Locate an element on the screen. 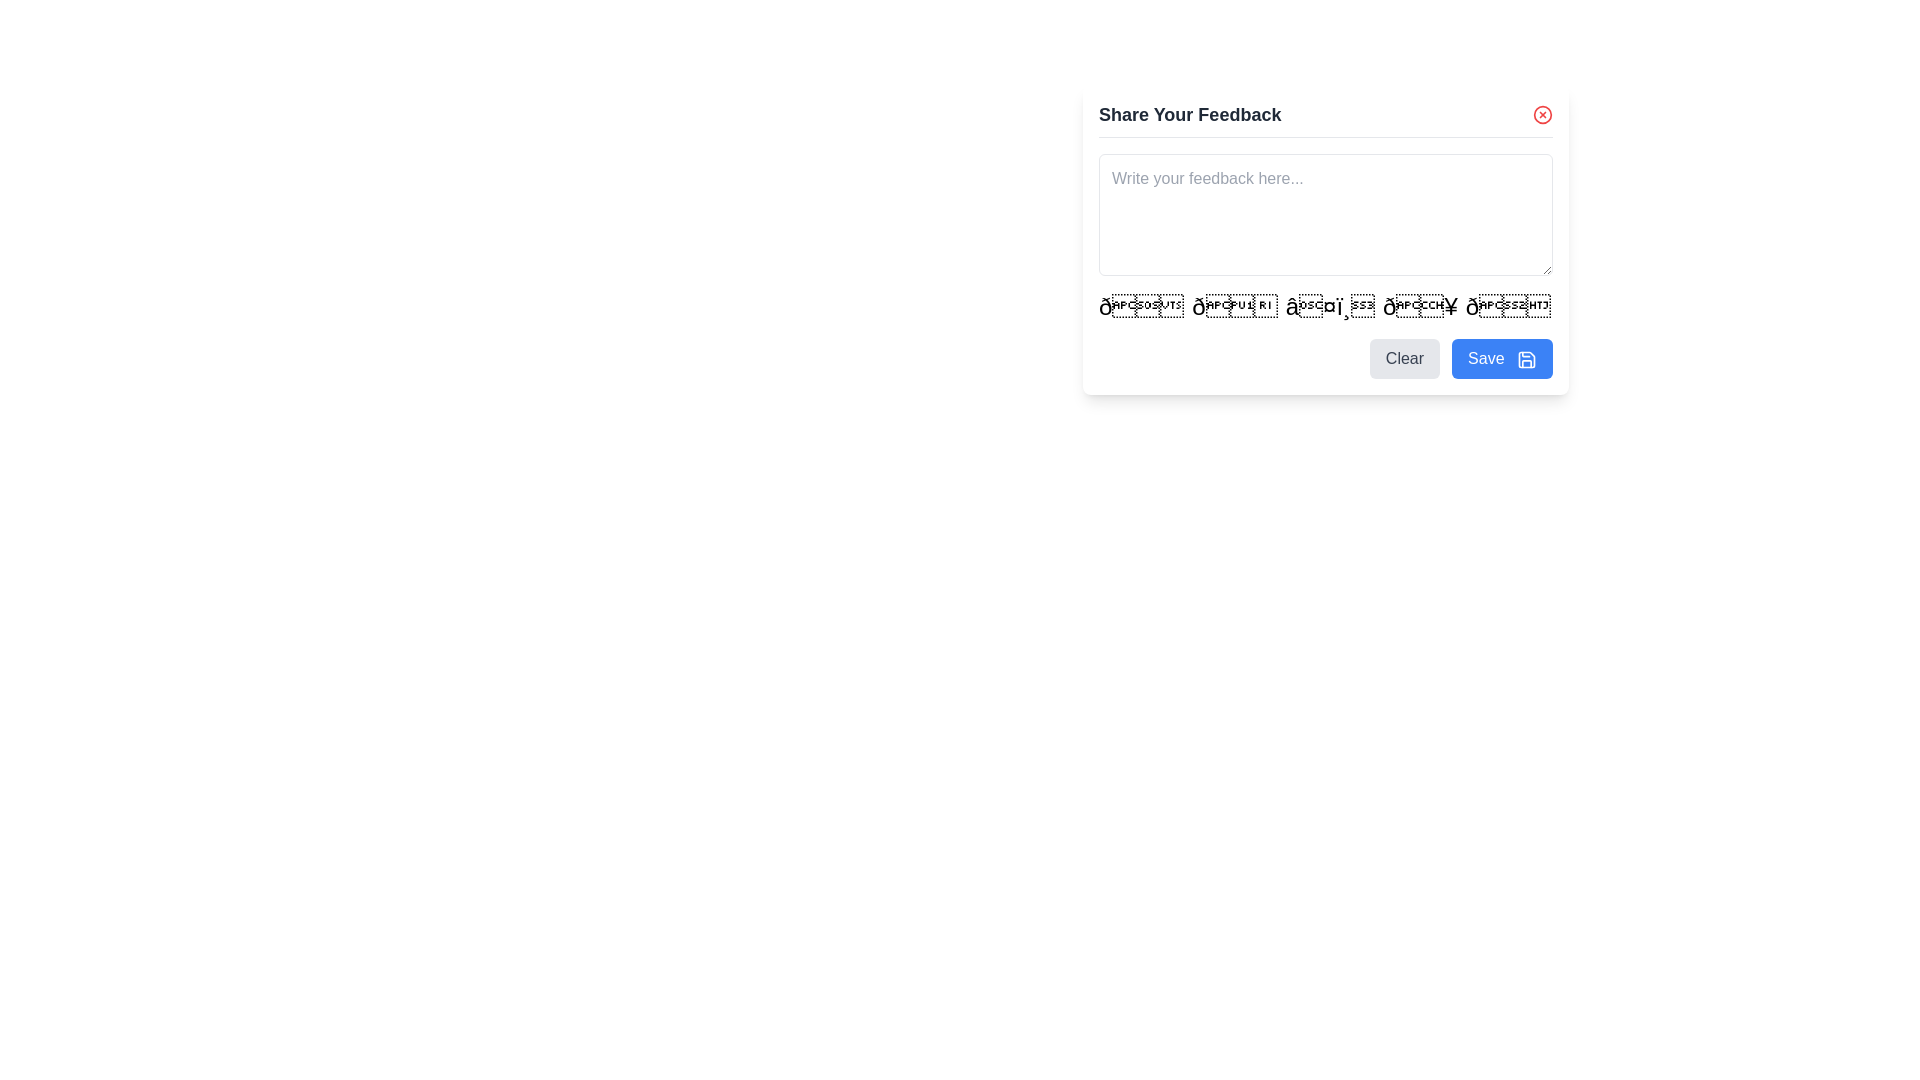 This screenshot has width=1920, height=1080. the flame emoji button, which is the fourth emoji in a horizontal arrangement of emojis, located below a feedback text input field is located at coordinates (1419, 307).